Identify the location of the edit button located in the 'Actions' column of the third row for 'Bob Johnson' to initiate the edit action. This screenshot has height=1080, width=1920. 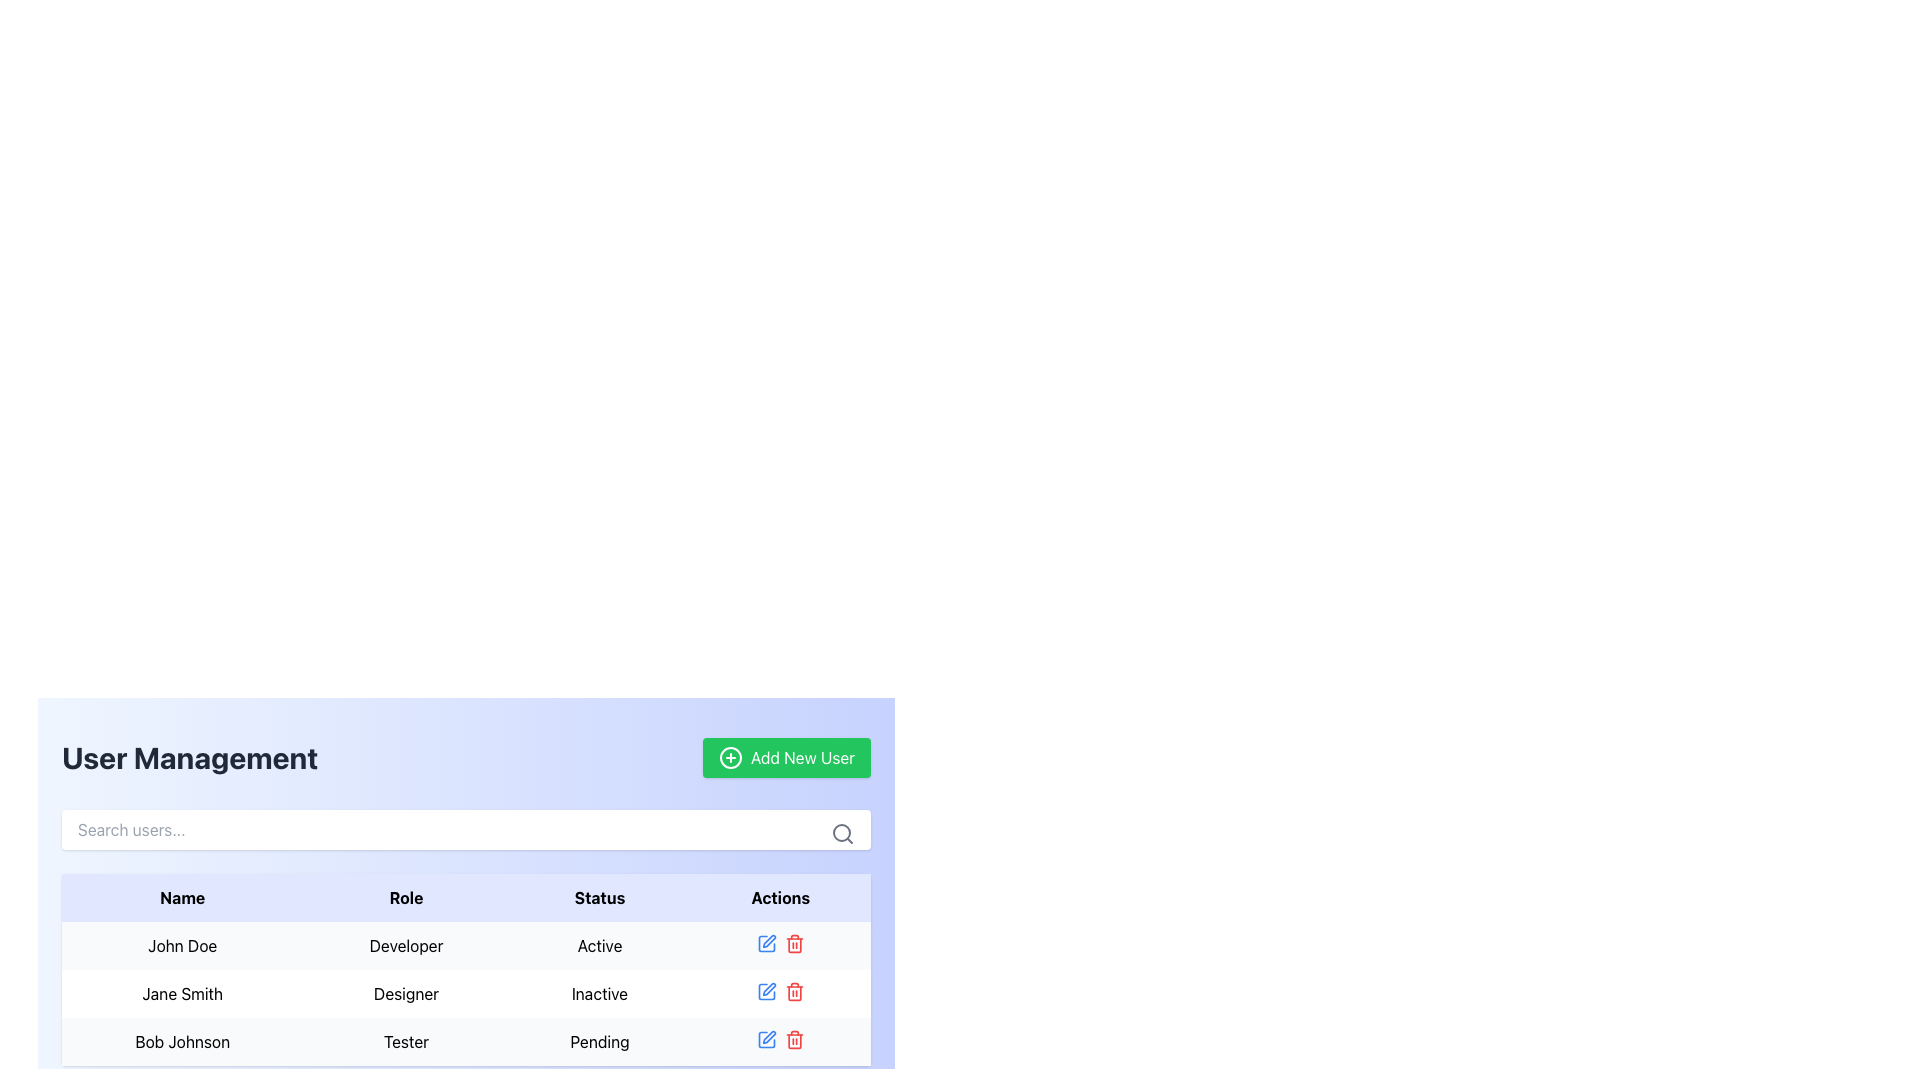
(765, 1039).